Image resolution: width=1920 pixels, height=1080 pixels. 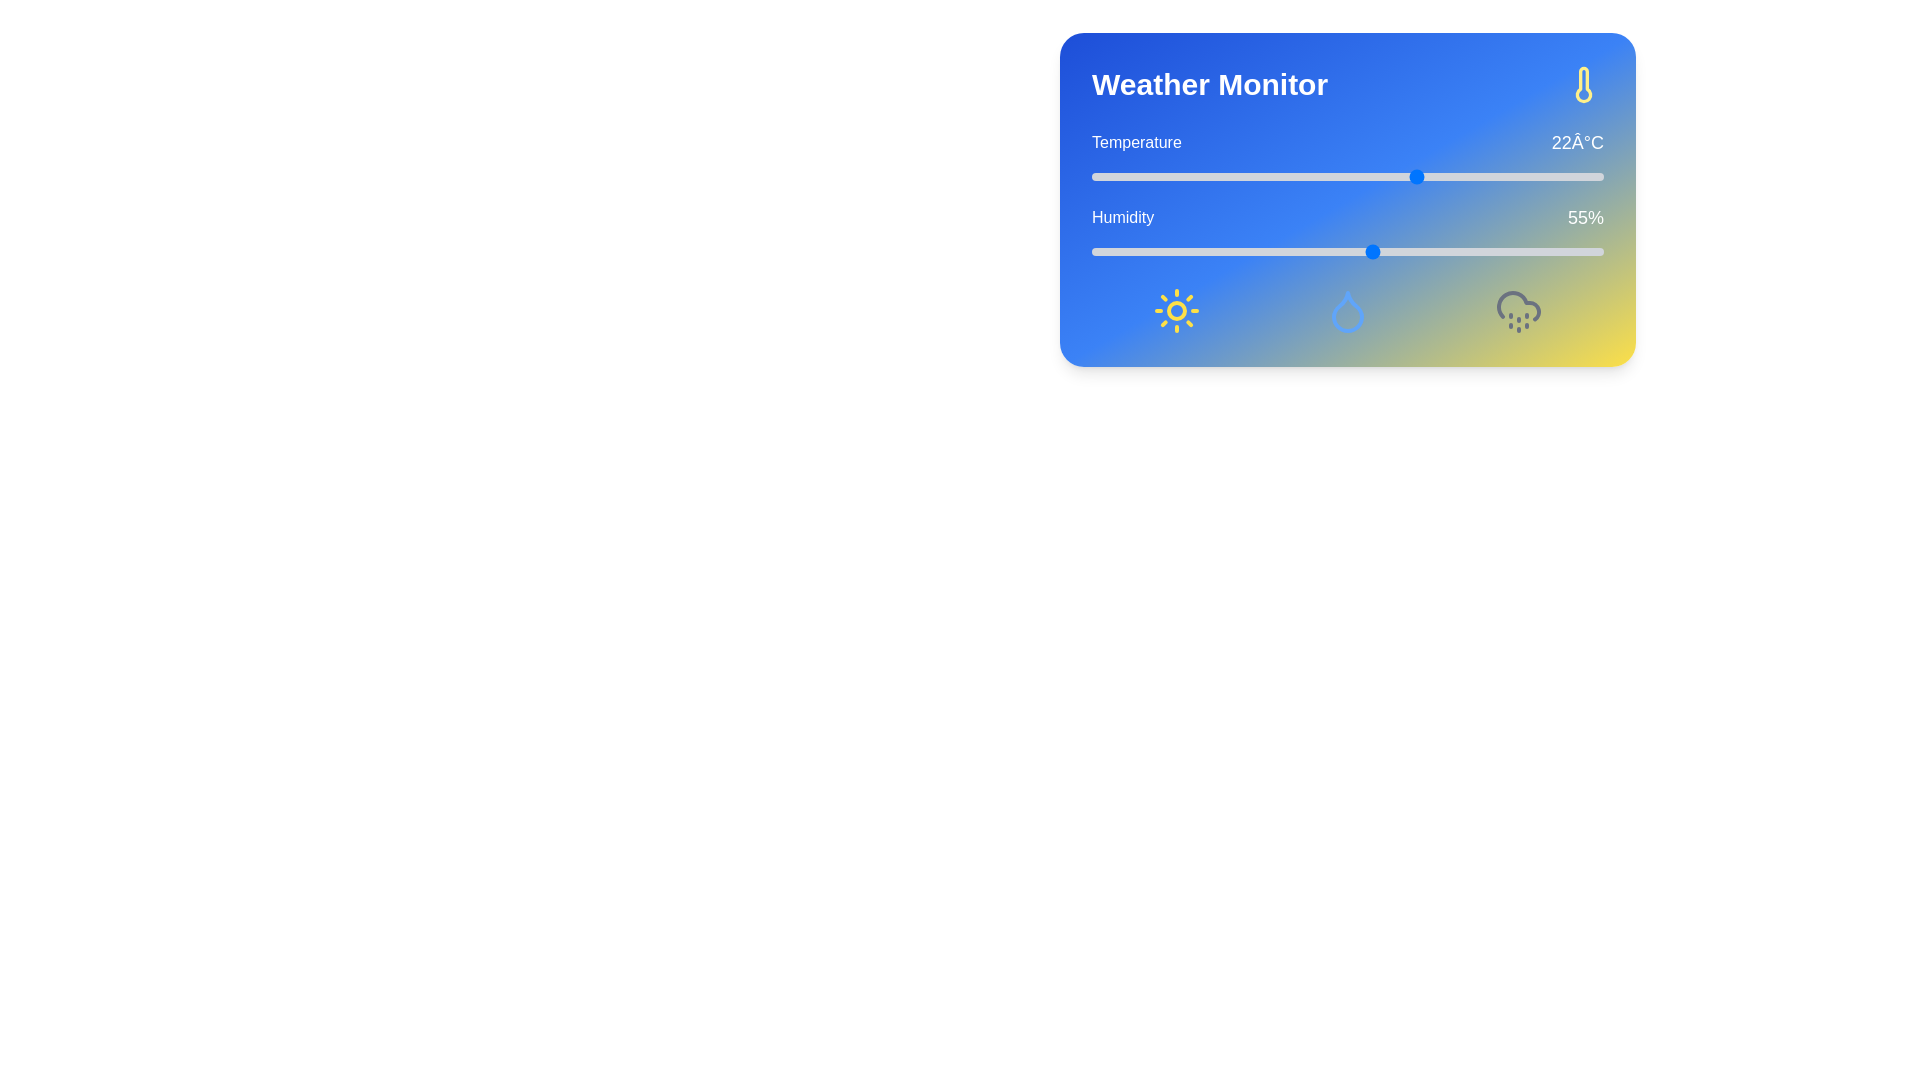 I want to click on the humidity slider to 51%, so click(x=1353, y=250).